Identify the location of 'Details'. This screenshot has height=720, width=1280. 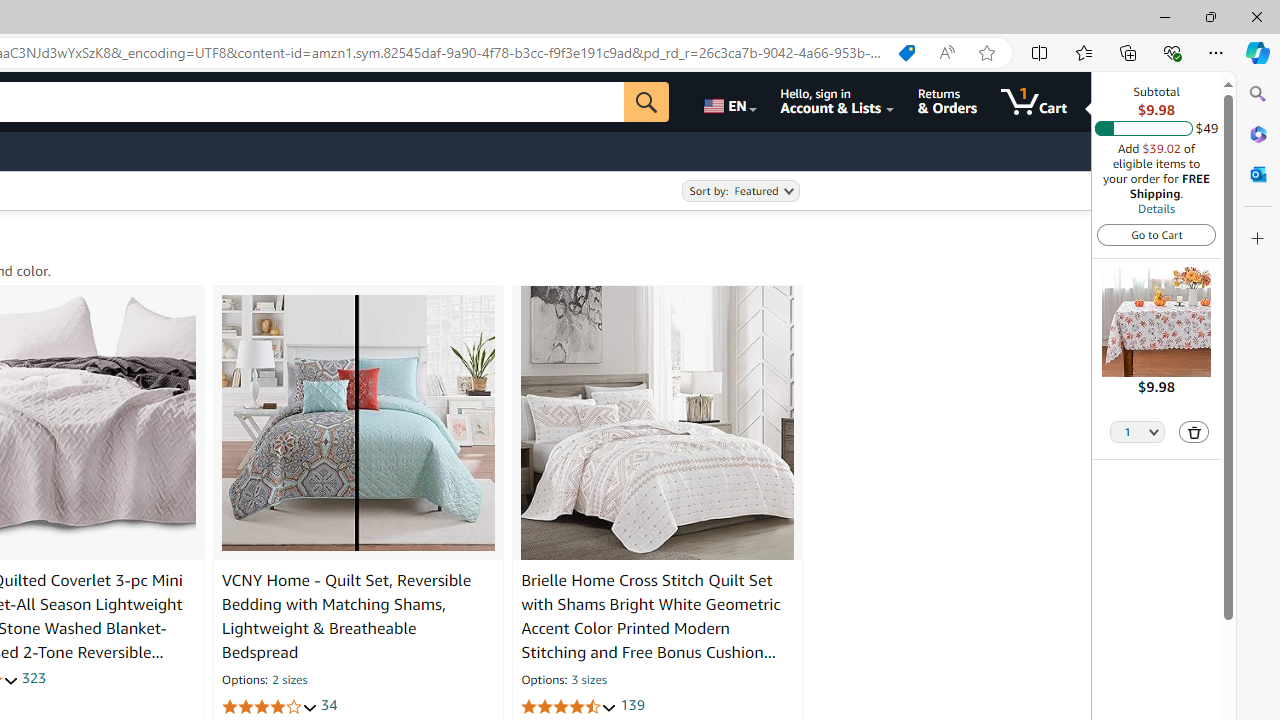
(1156, 208).